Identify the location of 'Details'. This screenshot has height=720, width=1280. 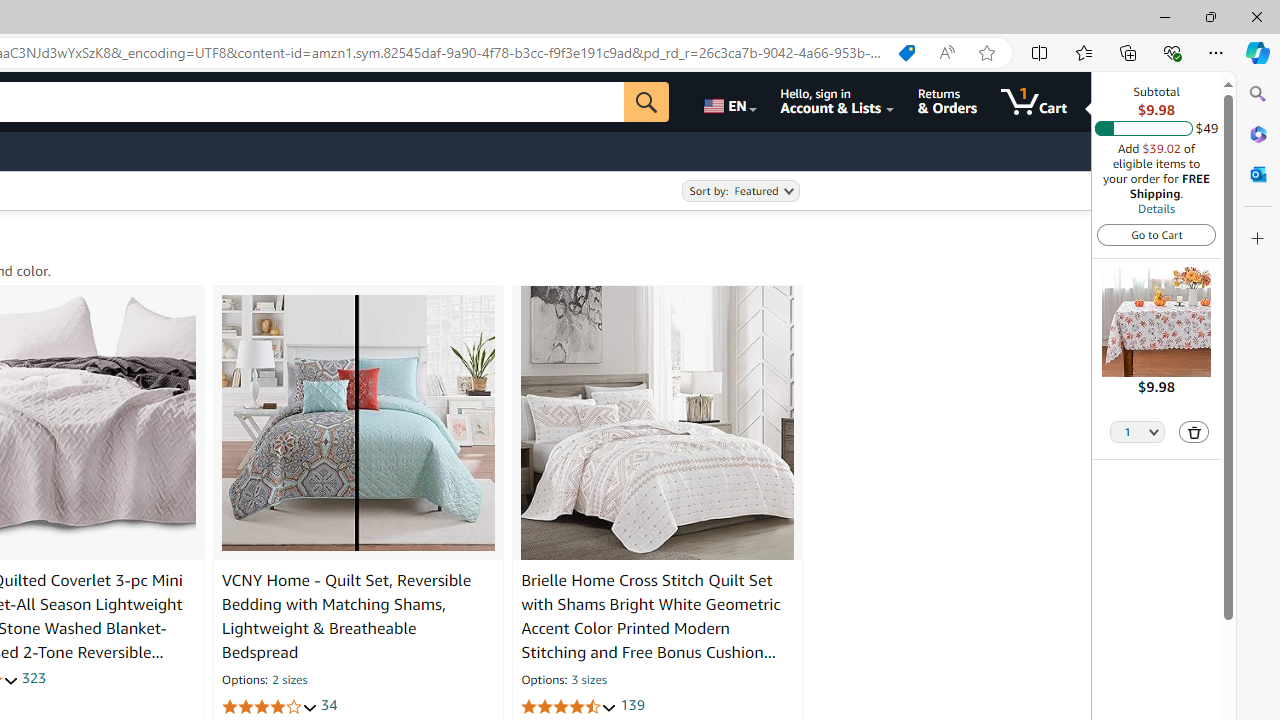
(1156, 208).